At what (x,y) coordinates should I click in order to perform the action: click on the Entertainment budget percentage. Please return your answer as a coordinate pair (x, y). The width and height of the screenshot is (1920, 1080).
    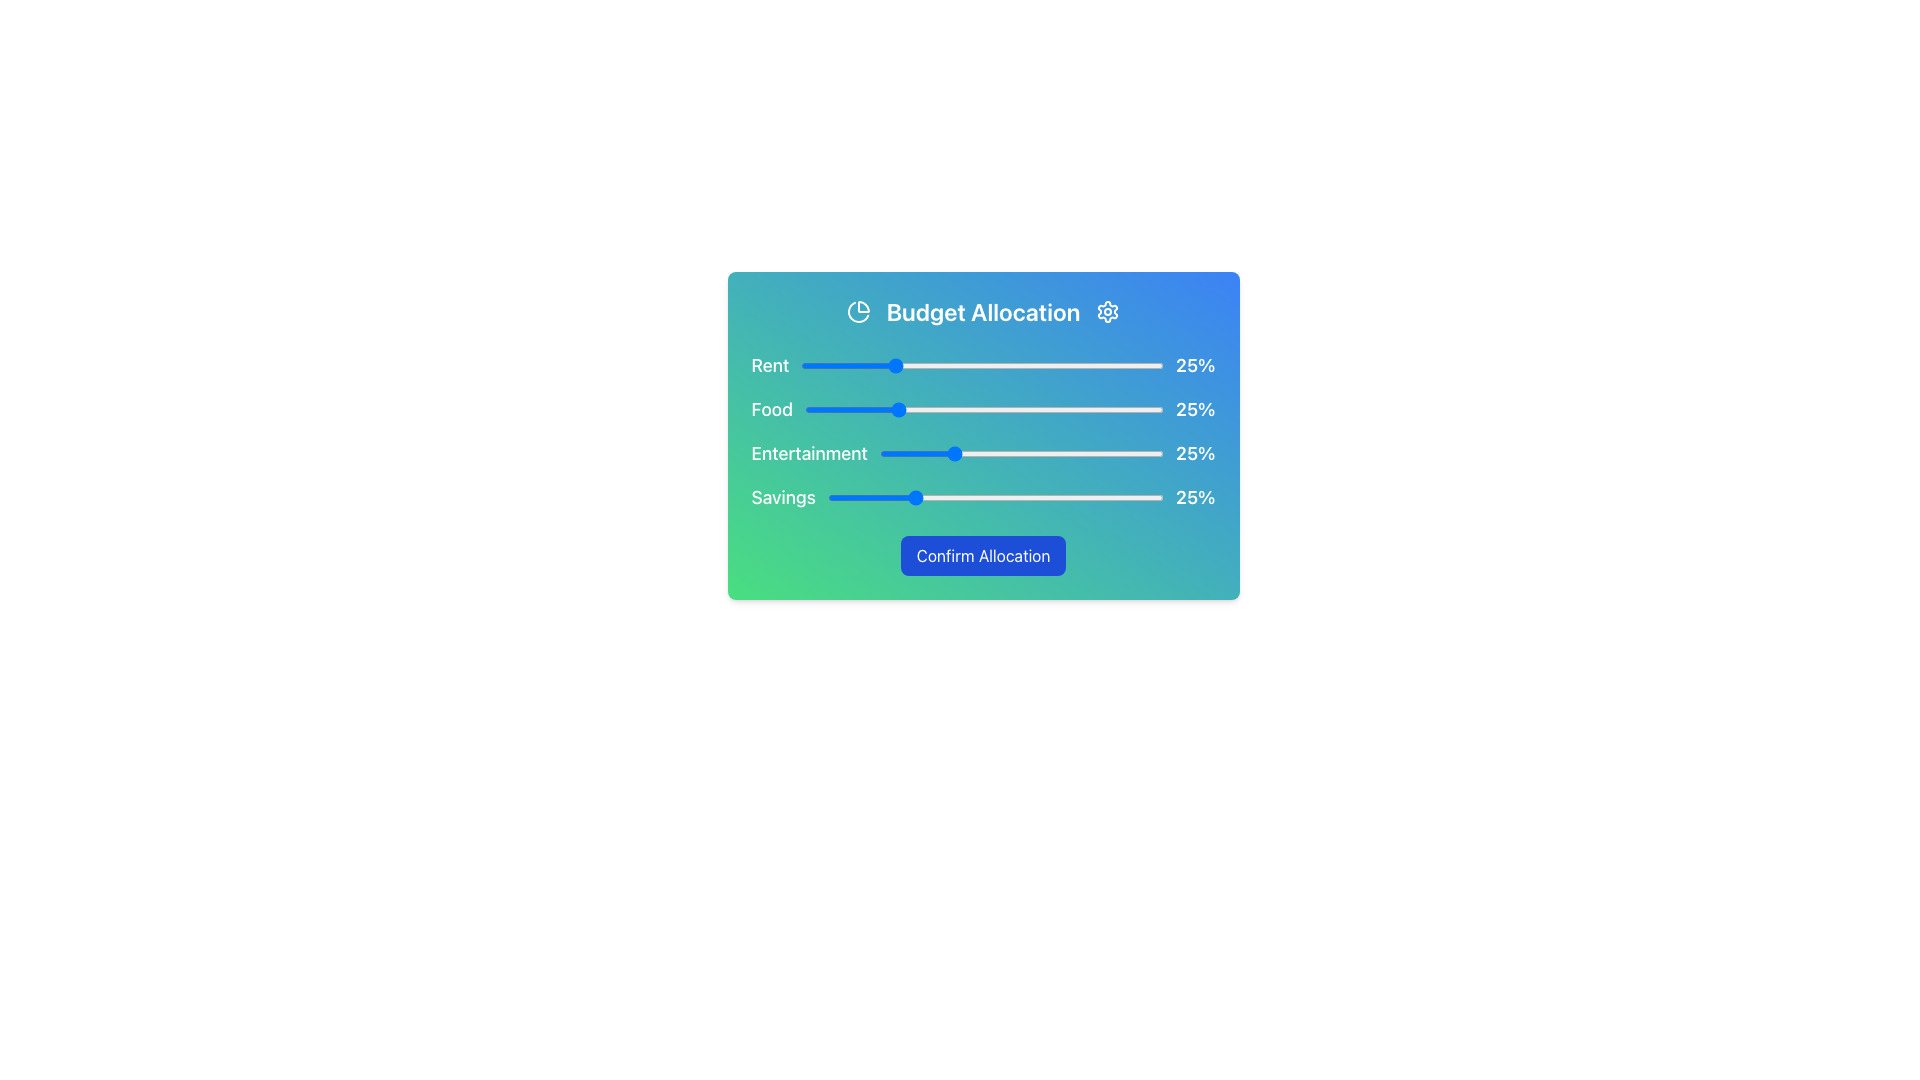
    Looking at the image, I should click on (1049, 454).